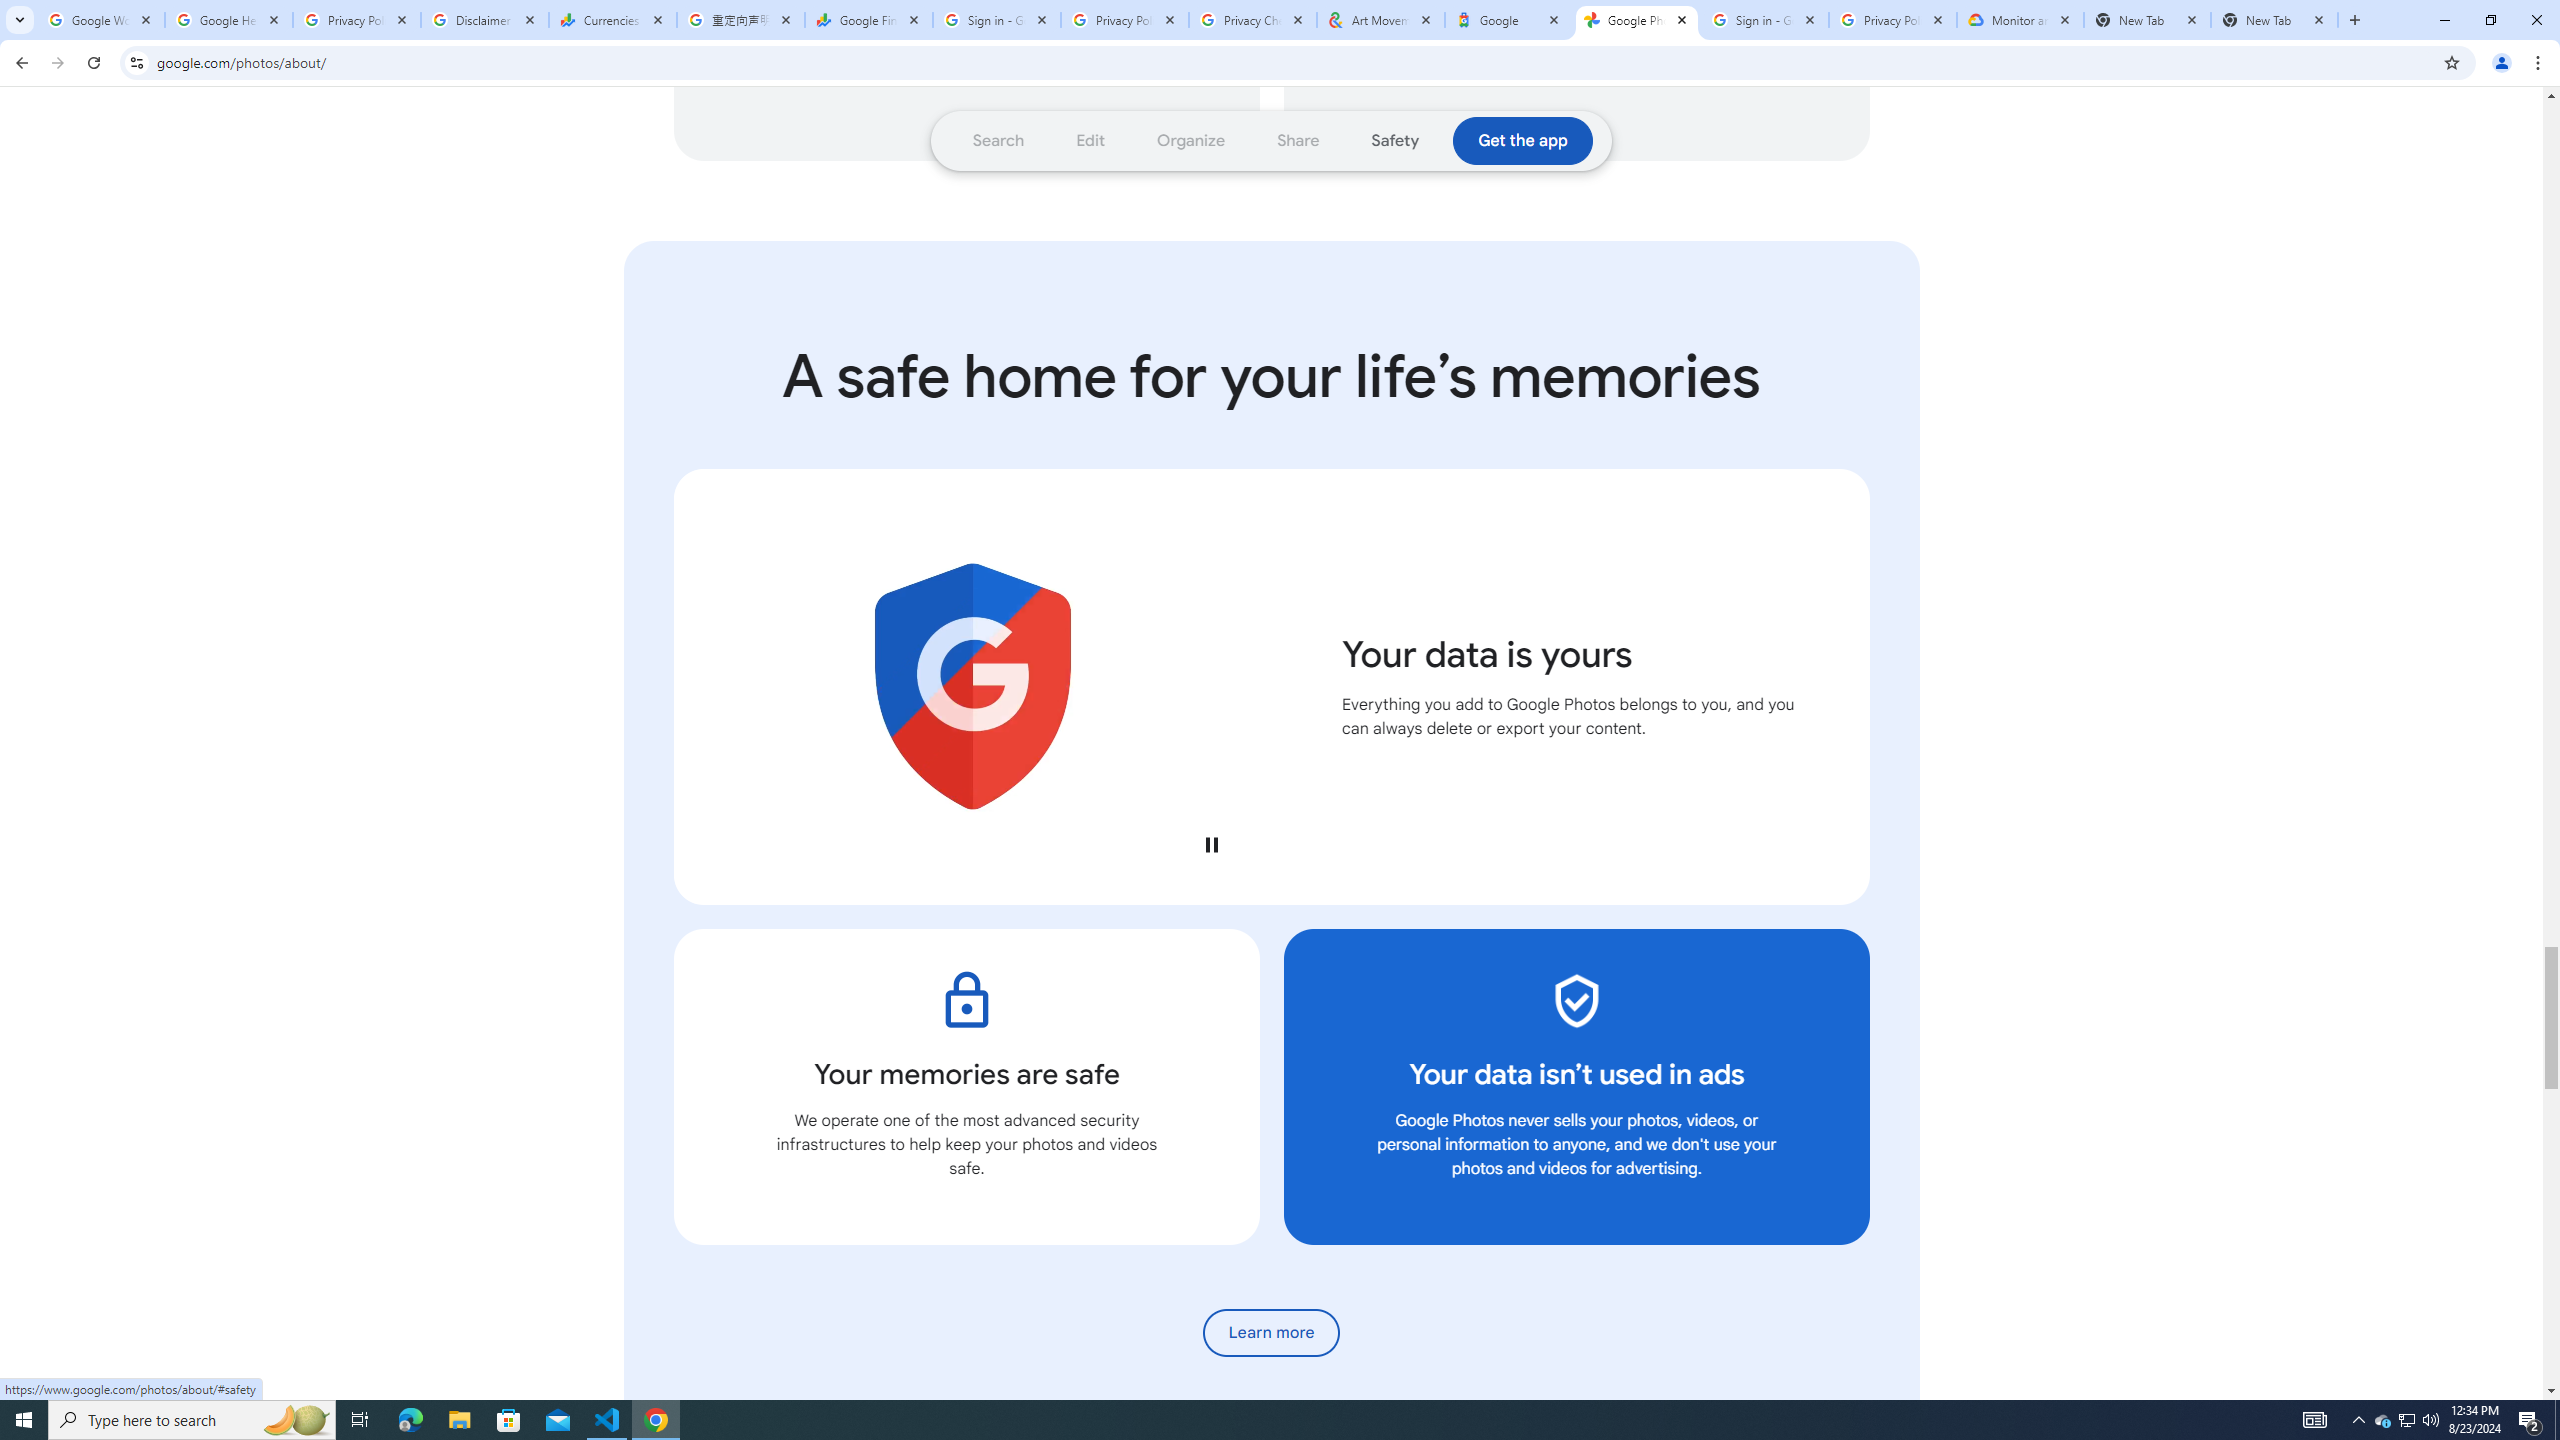 The height and width of the screenshot is (1440, 2560). What do you see at coordinates (1296, 141) in the screenshot?
I see `'Go to section: Share'` at bounding box center [1296, 141].